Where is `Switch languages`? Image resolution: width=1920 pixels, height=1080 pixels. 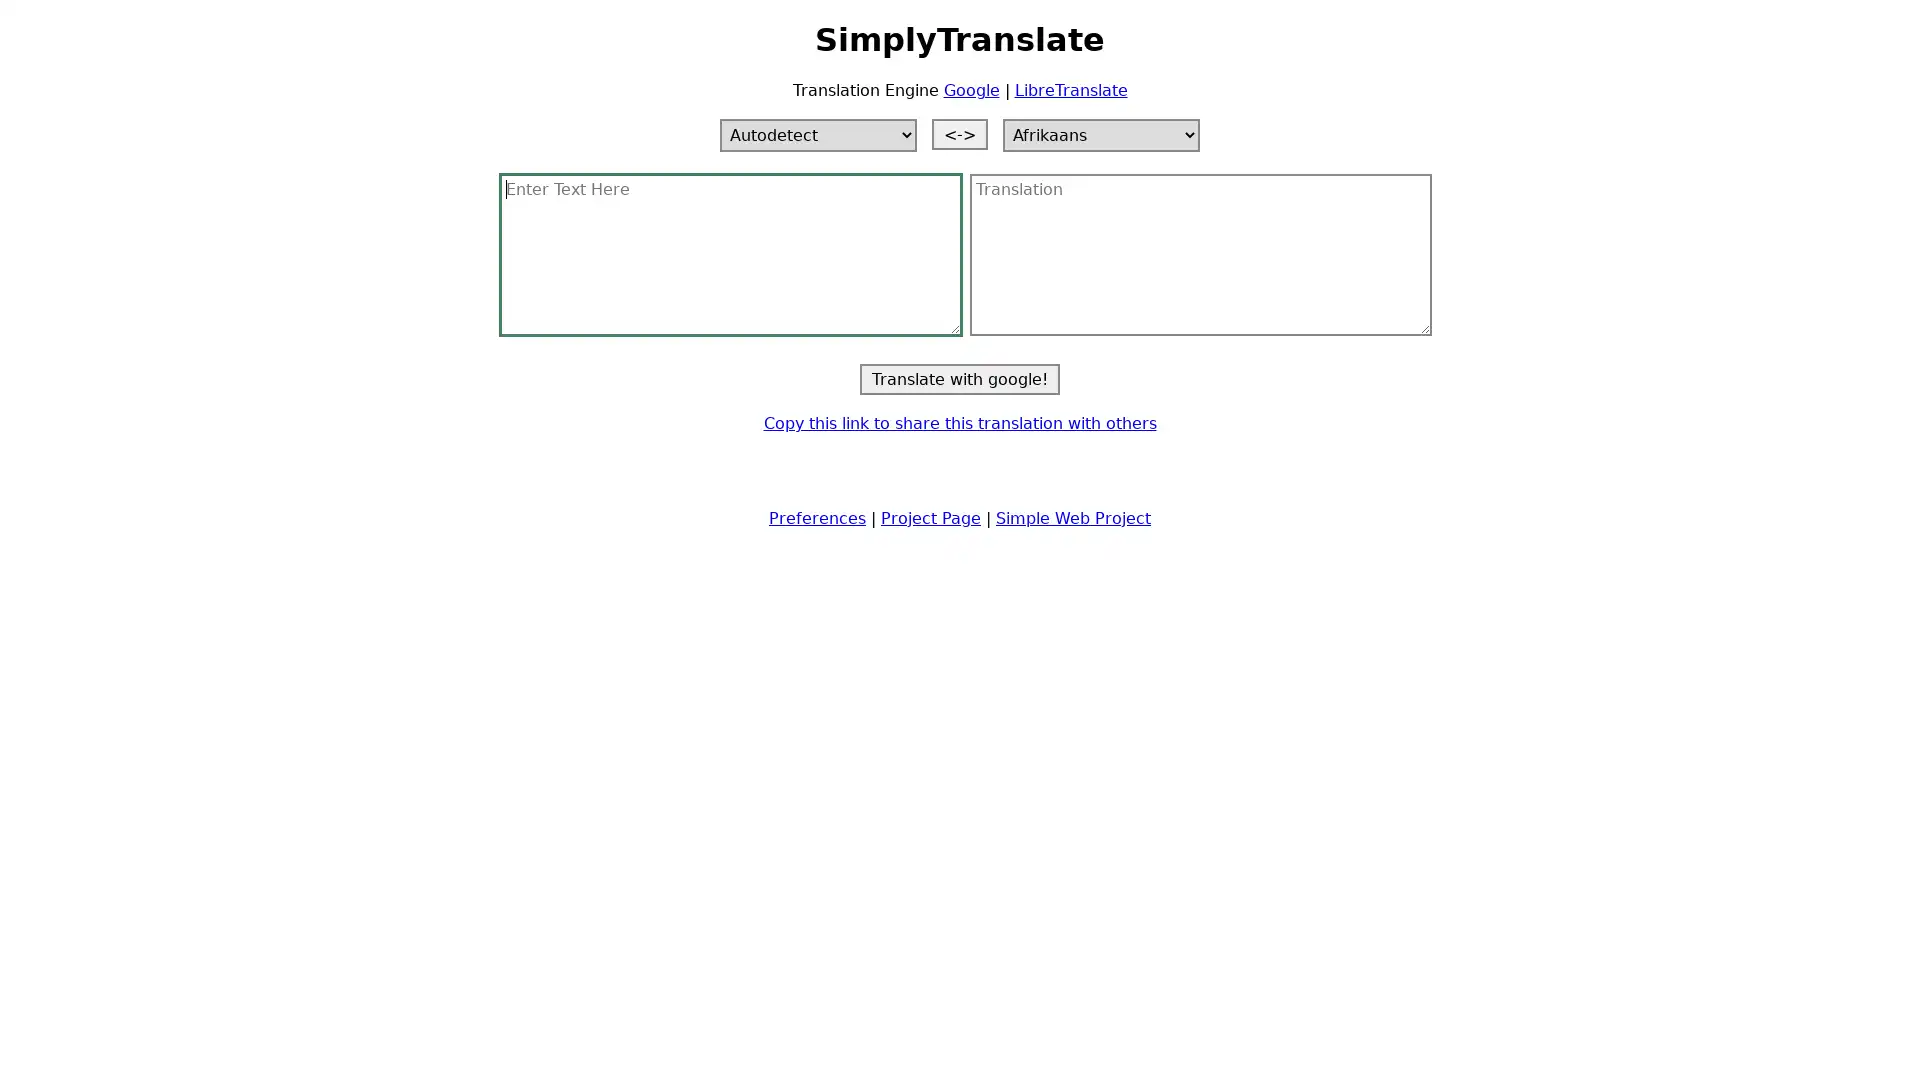
Switch languages is located at coordinates (960, 133).